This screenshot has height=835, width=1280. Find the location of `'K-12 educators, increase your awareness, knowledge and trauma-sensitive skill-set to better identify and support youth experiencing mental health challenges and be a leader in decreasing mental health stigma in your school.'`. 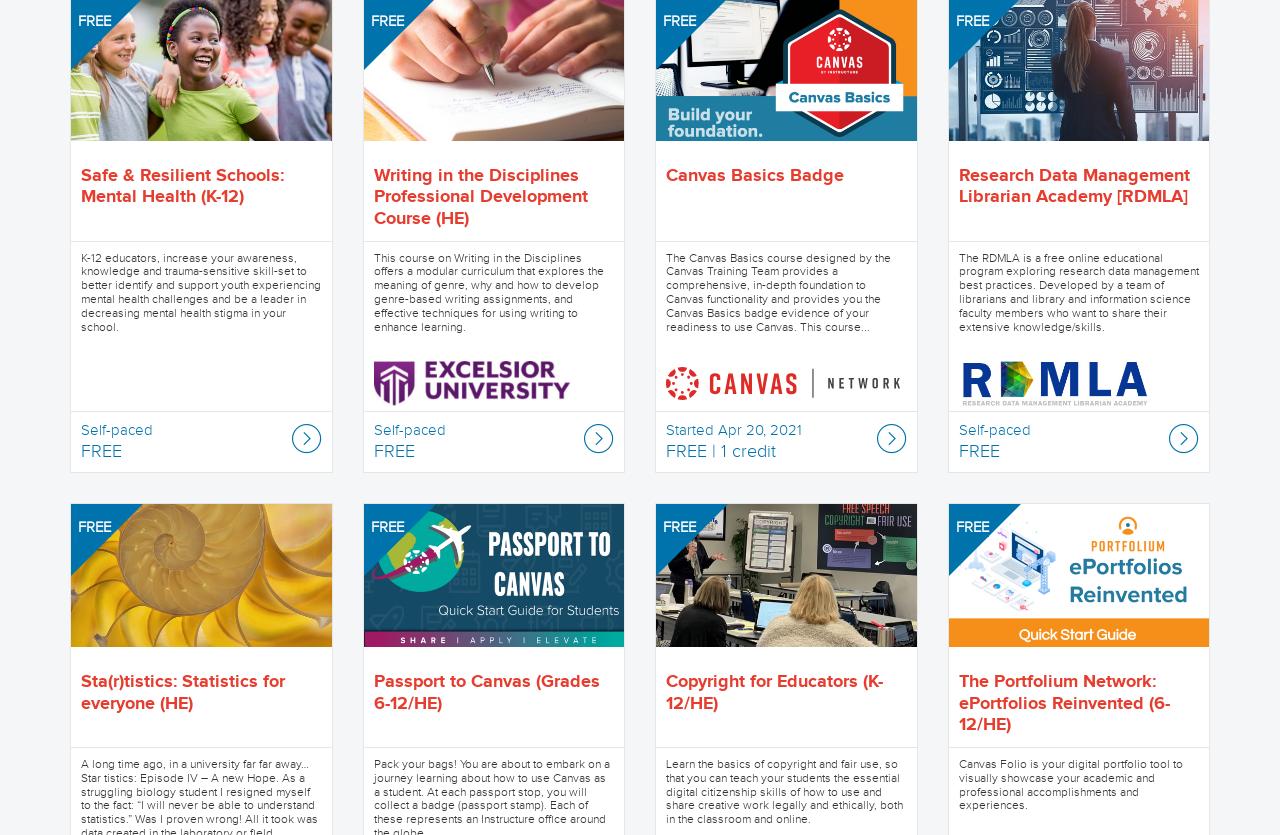

'K-12 educators, increase your awareness, knowledge and trauma-sensitive skill-set to better identify and support youth experiencing mental health challenges and be a leader in decreasing mental health stigma in your school.' is located at coordinates (200, 290).